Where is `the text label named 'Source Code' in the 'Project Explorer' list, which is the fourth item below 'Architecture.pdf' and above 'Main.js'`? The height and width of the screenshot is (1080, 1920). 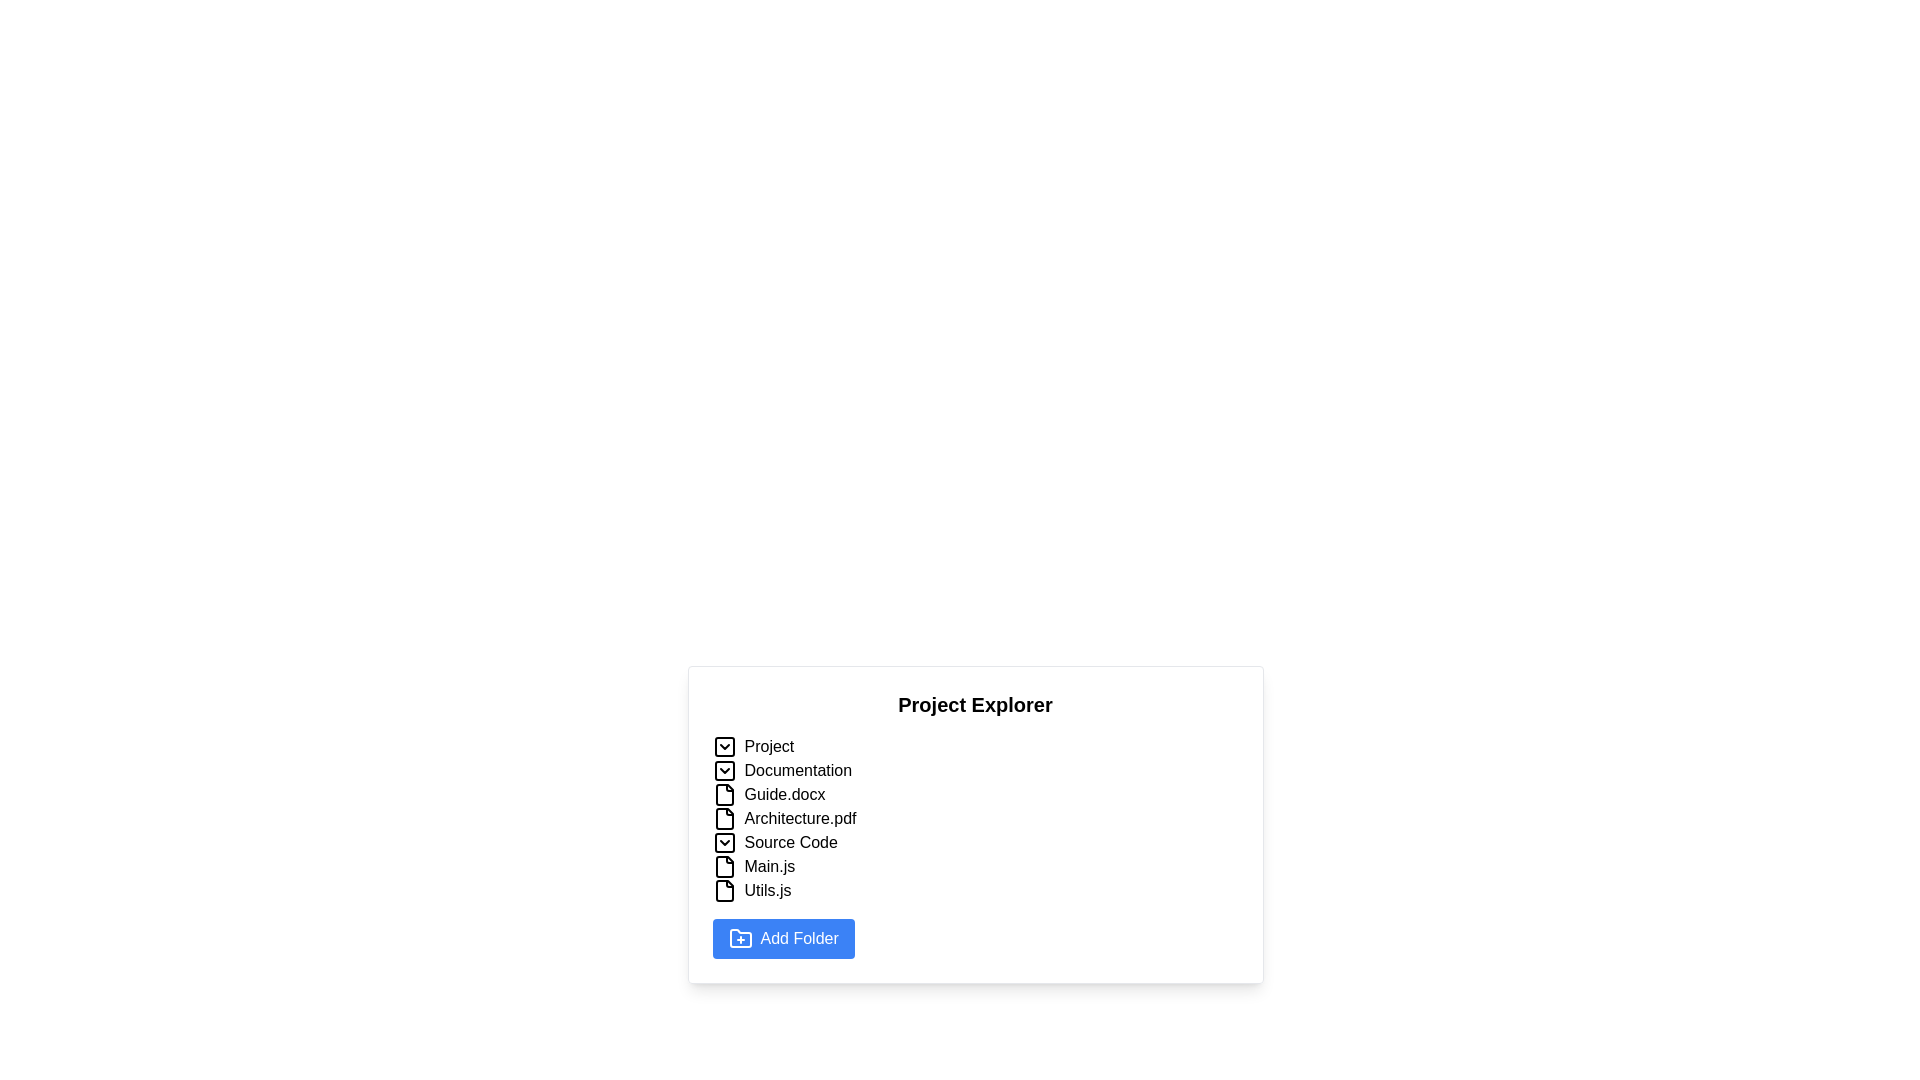
the text label named 'Source Code' in the 'Project Explorer' list, which is the fourth item below 'Architecture.pdf' and above 'Main.js' is located at coordinates (790, 843).